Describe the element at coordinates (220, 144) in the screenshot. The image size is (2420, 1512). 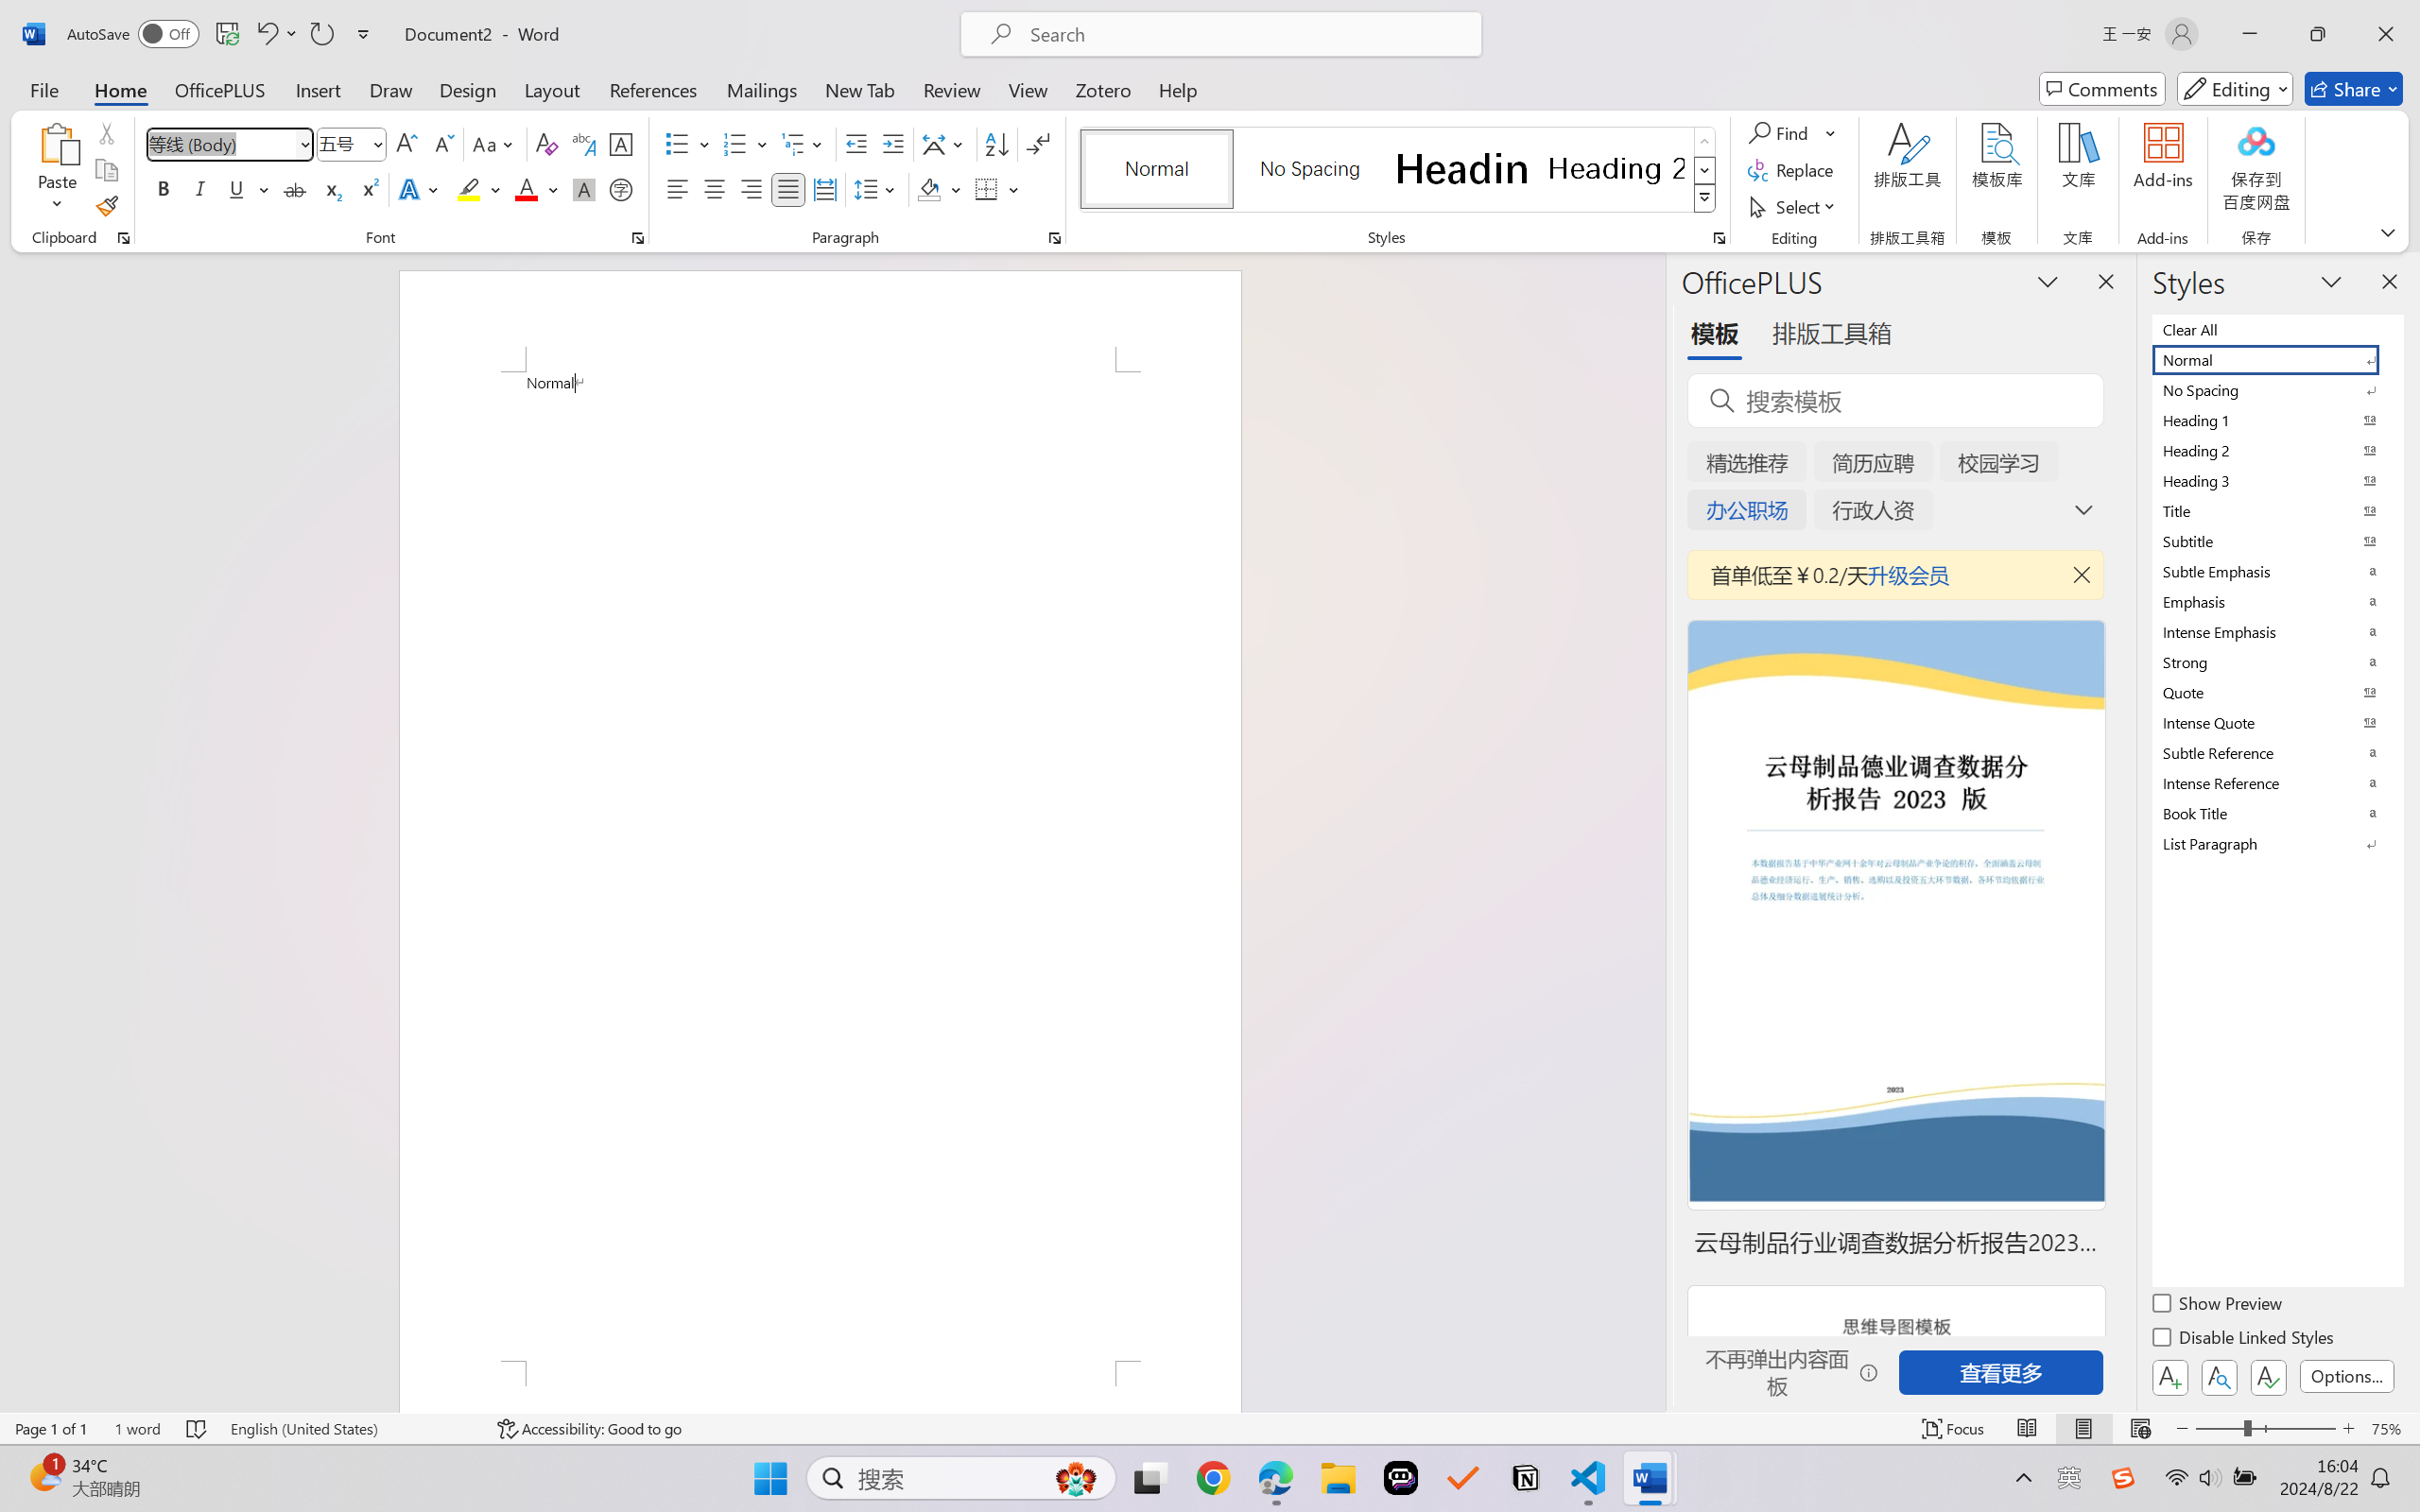
I see `'Font'` at that location.